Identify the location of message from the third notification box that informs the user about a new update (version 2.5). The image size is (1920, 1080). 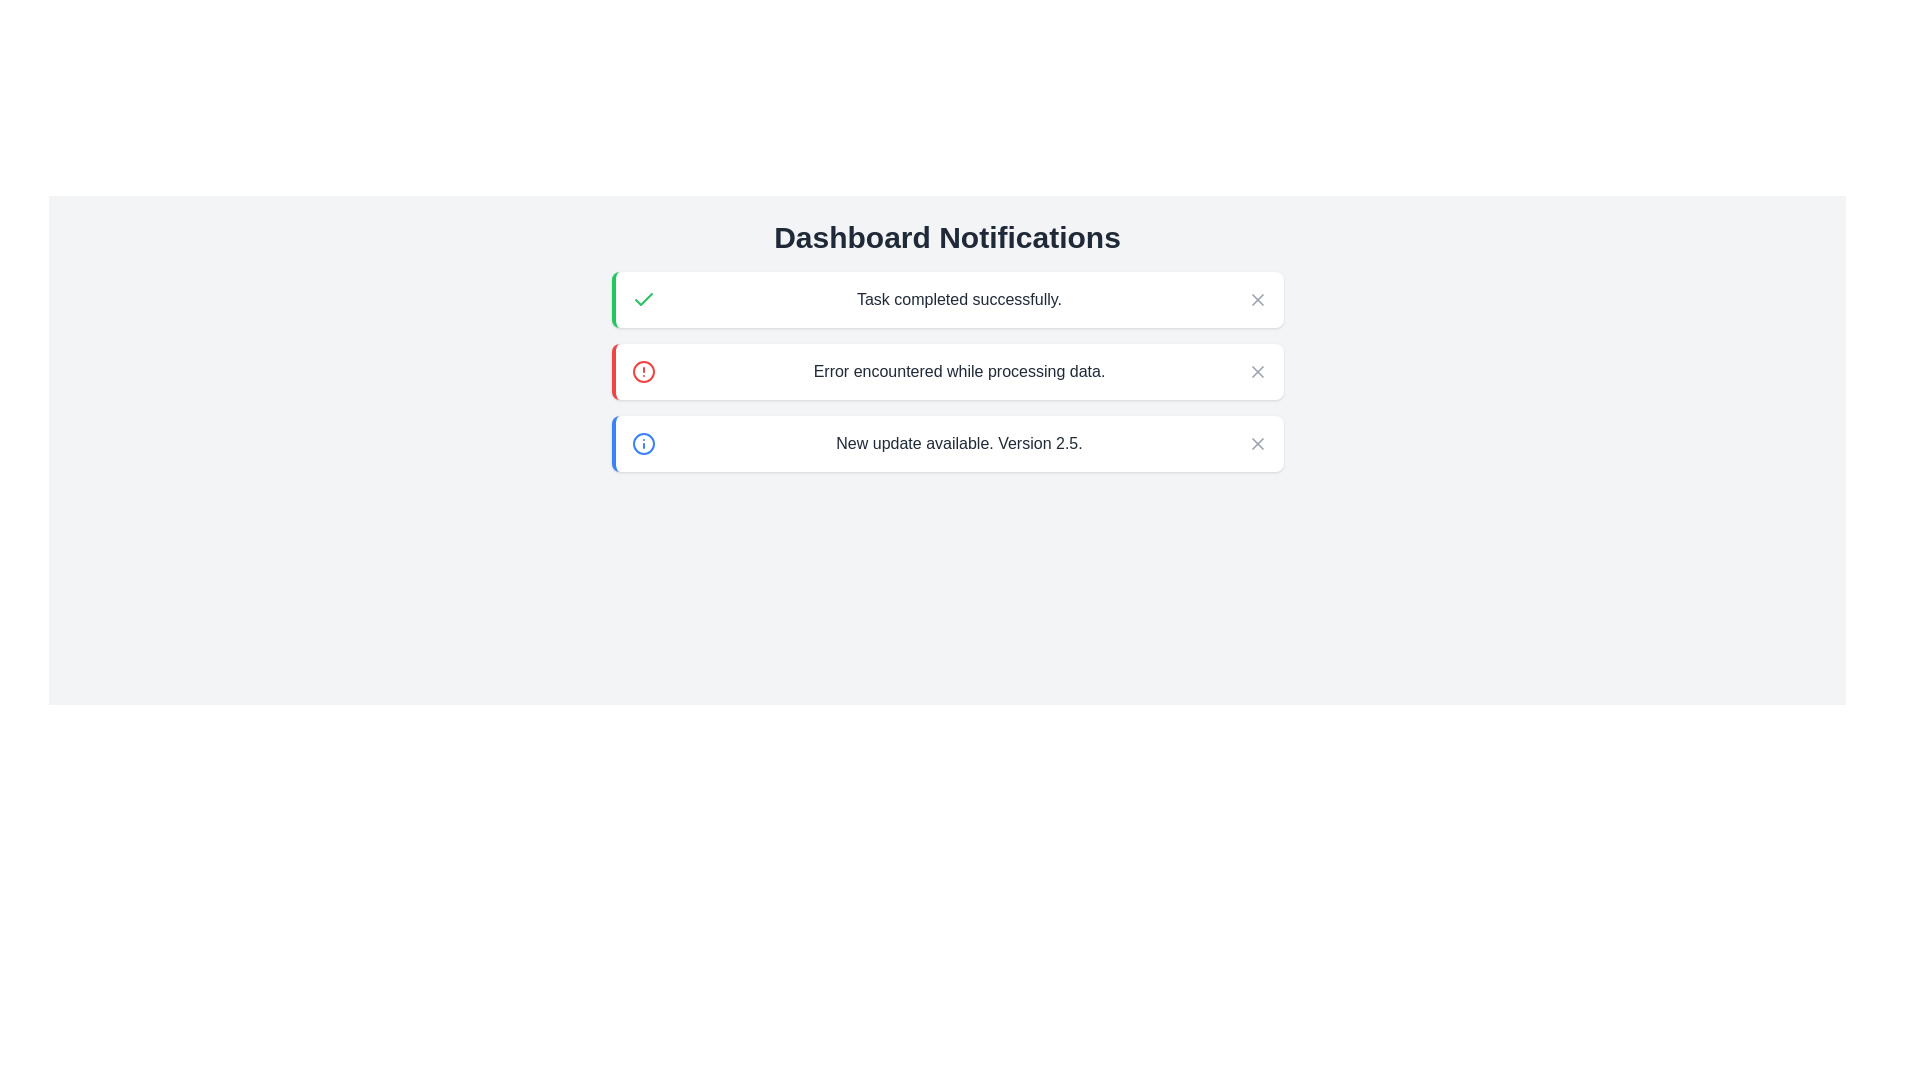
(946, 442).